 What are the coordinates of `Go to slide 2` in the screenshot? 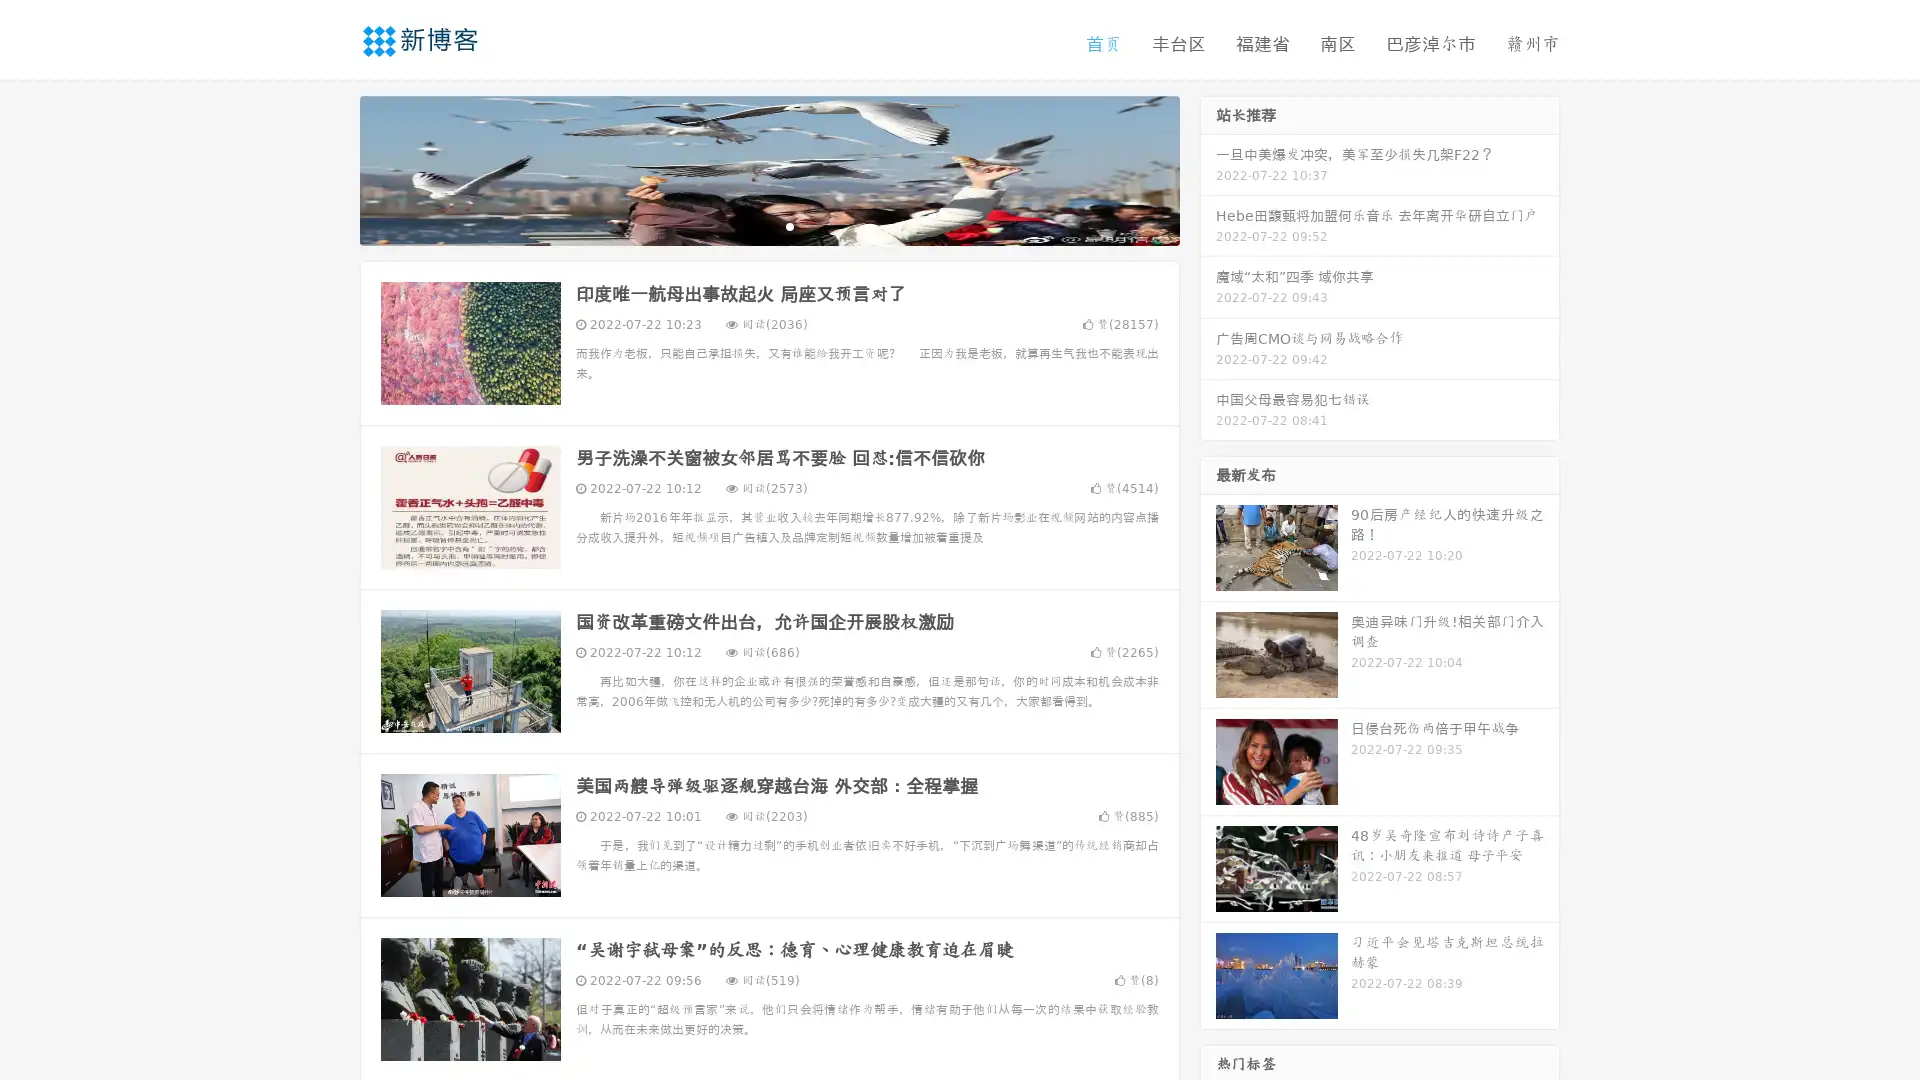 It's located at (768, 225).